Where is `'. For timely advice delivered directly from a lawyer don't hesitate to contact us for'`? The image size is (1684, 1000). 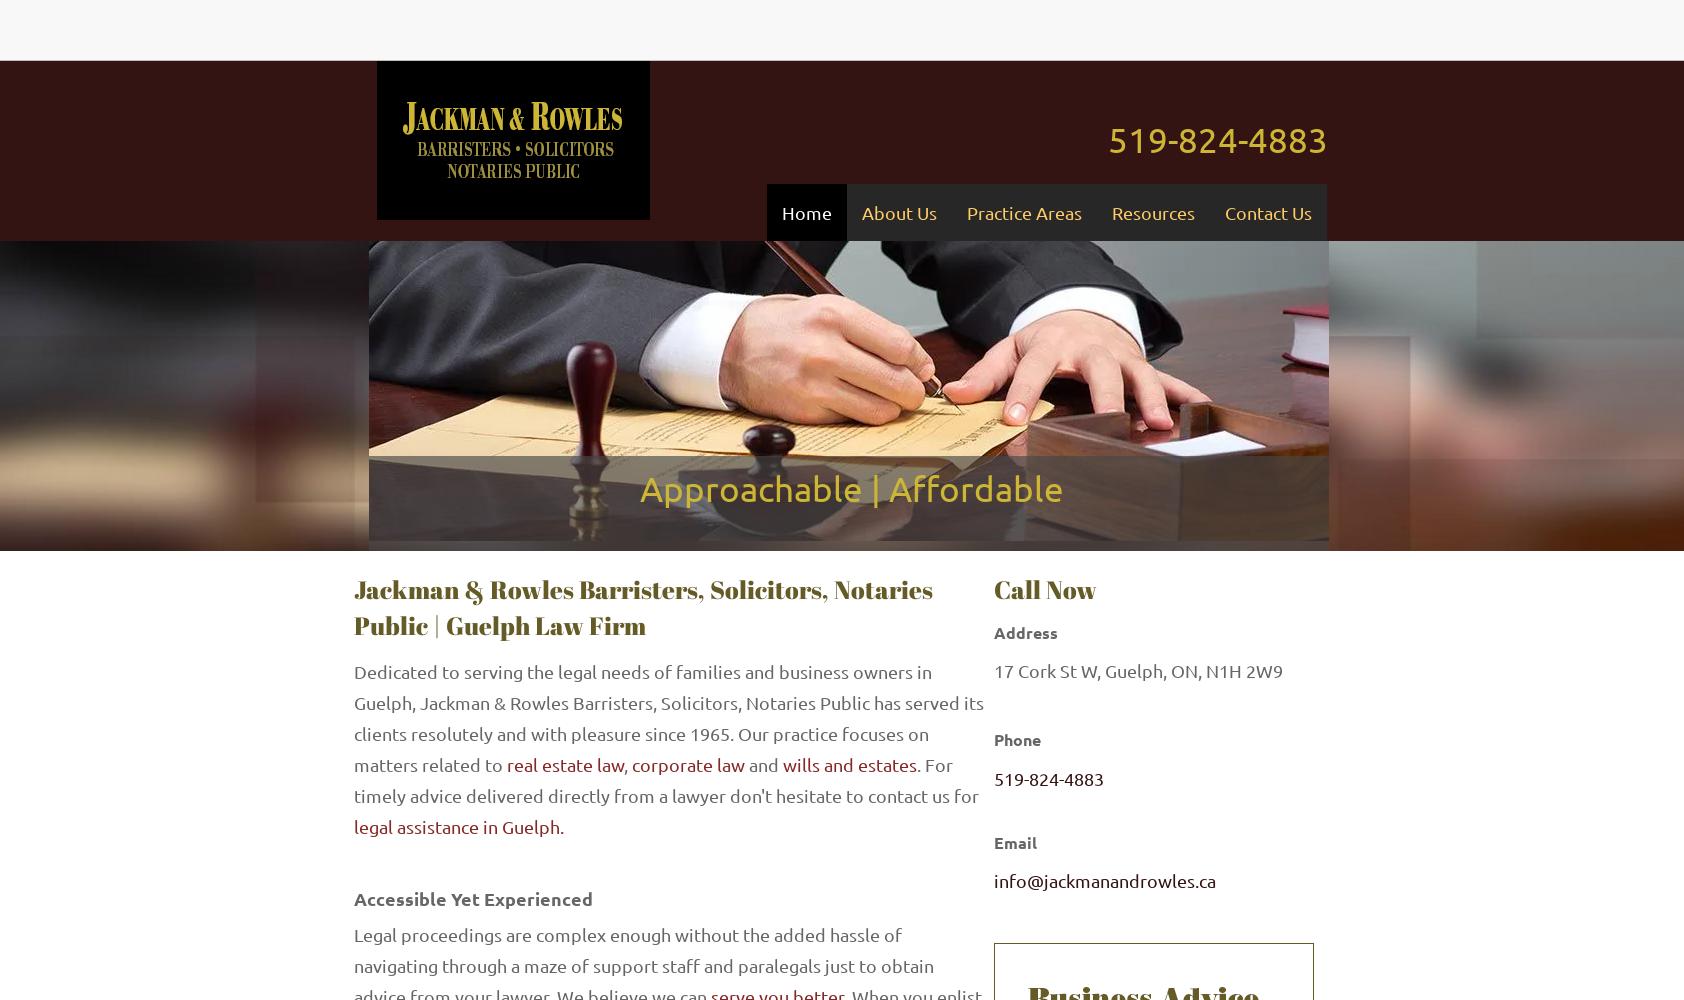
'. For timely advice delivered directly from a lawyer don't hesitate to contact us for' is located at coordinates (353, 780).